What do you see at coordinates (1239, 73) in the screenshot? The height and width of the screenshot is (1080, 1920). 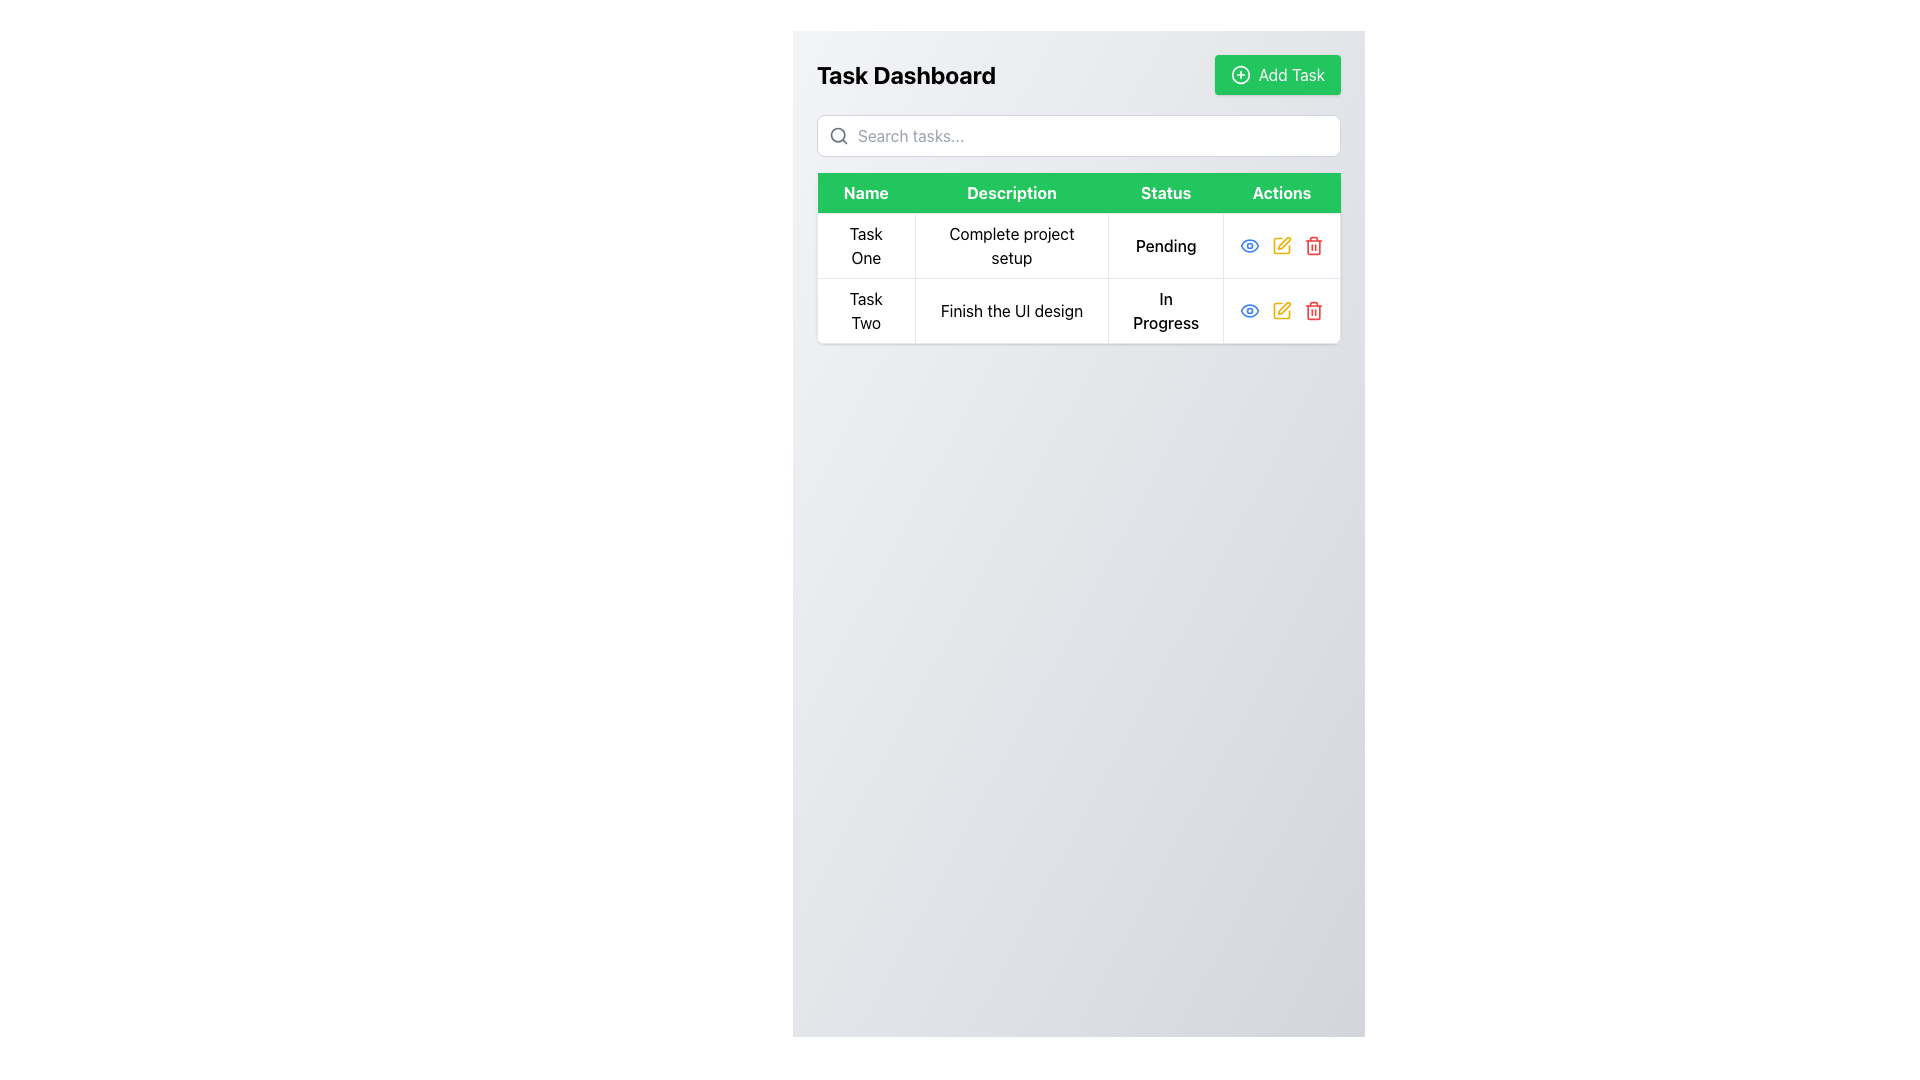 I see `the green circular icon with a white plus symbol located to the left of the 'Add Task' button text to initiate the add task action` at bounding box center [1239, 73].